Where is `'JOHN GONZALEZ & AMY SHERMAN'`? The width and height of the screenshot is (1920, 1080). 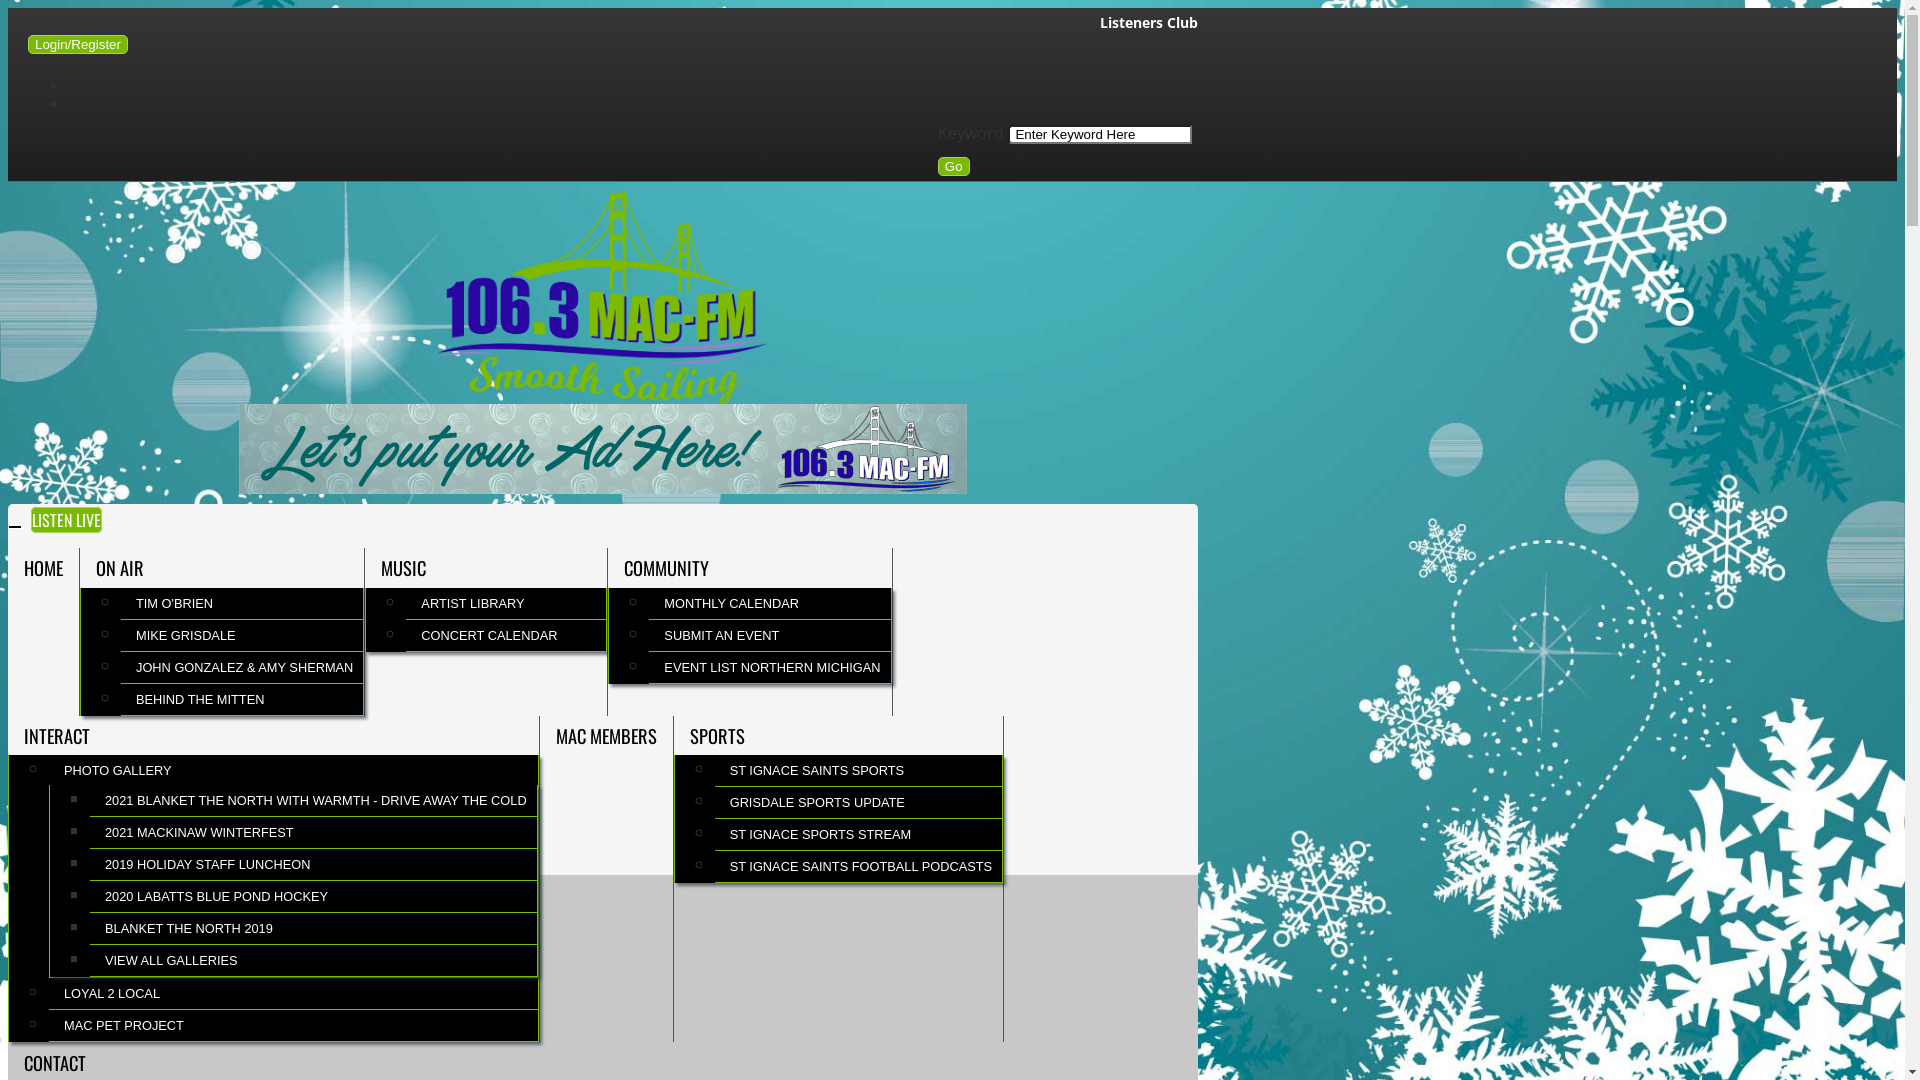
'JOHN GONZALEZ & AMY SHERMAN' is located at coordinates (240, 667).